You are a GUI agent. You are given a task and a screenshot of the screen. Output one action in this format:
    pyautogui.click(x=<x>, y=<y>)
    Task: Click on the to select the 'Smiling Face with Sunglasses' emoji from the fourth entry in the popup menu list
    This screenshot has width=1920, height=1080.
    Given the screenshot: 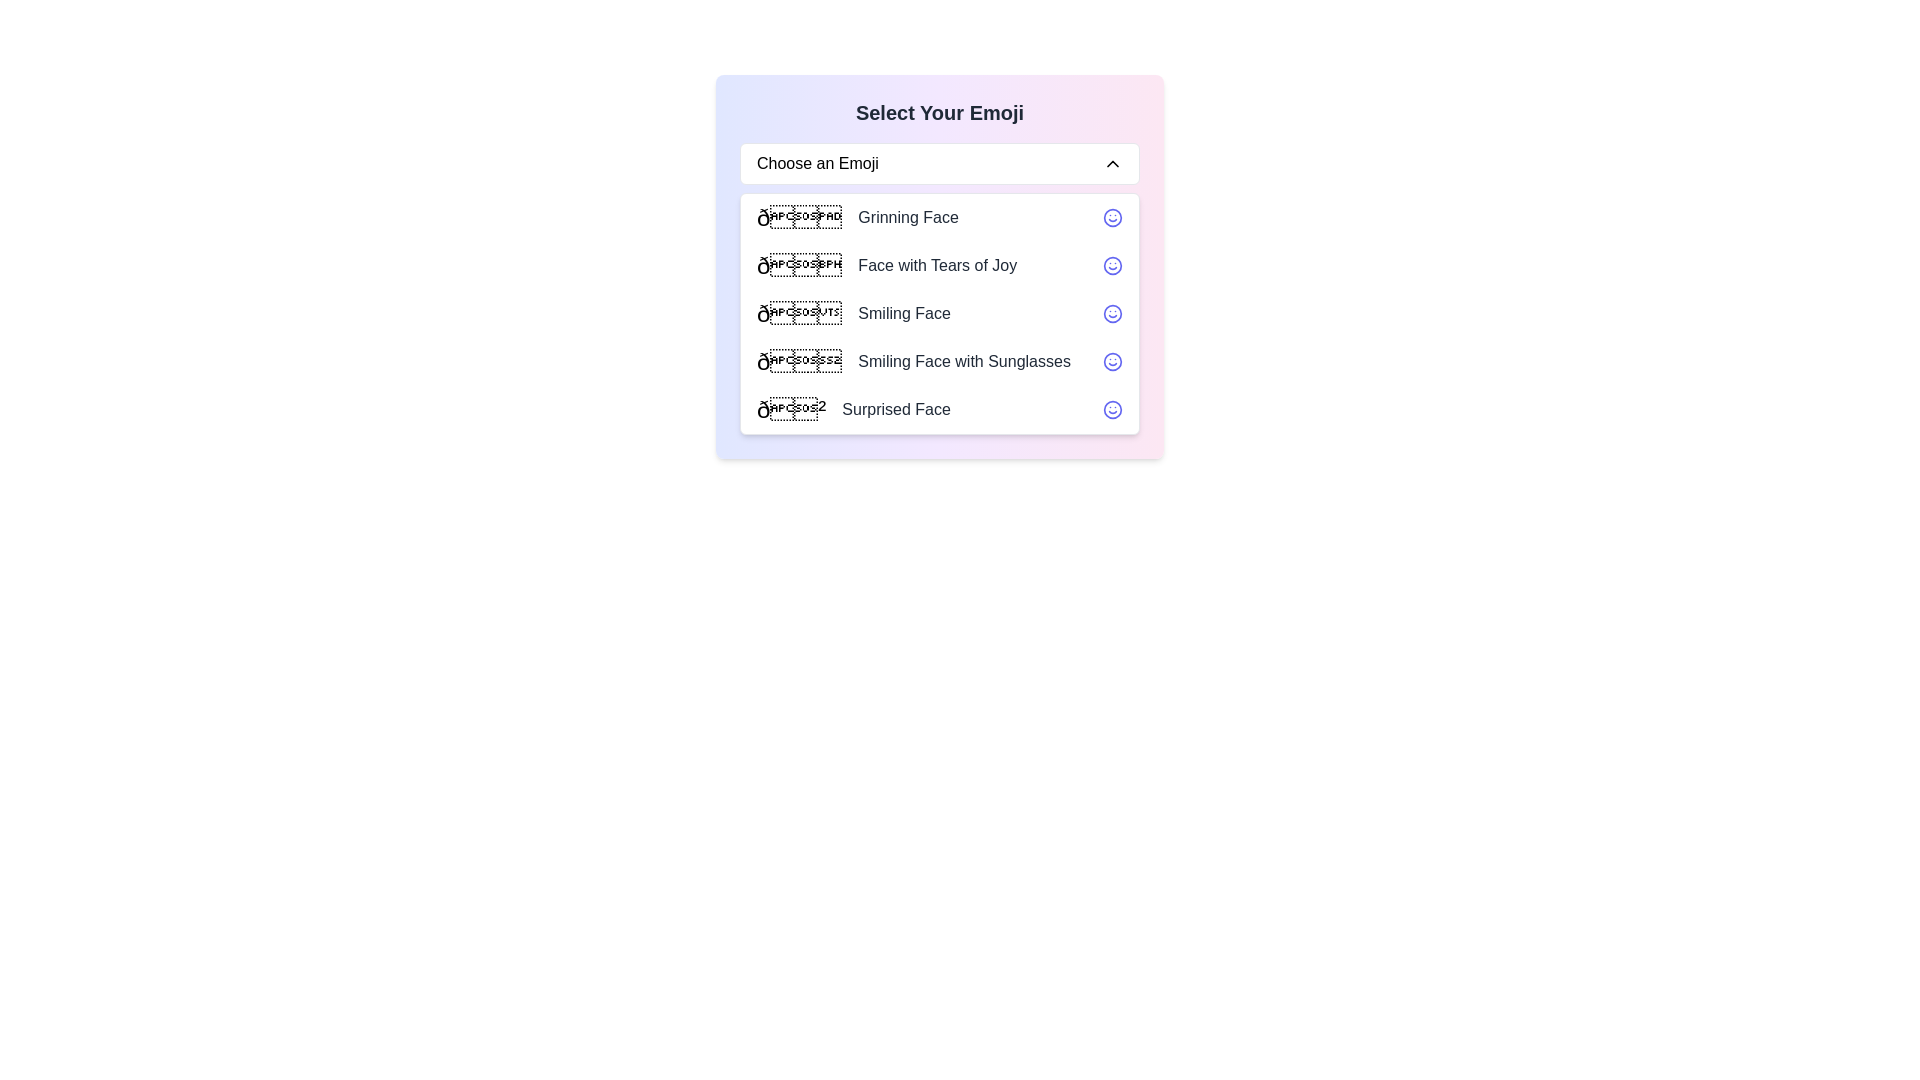 What is the action you would take?
    pyautogui.click(x=912, y=362)
    